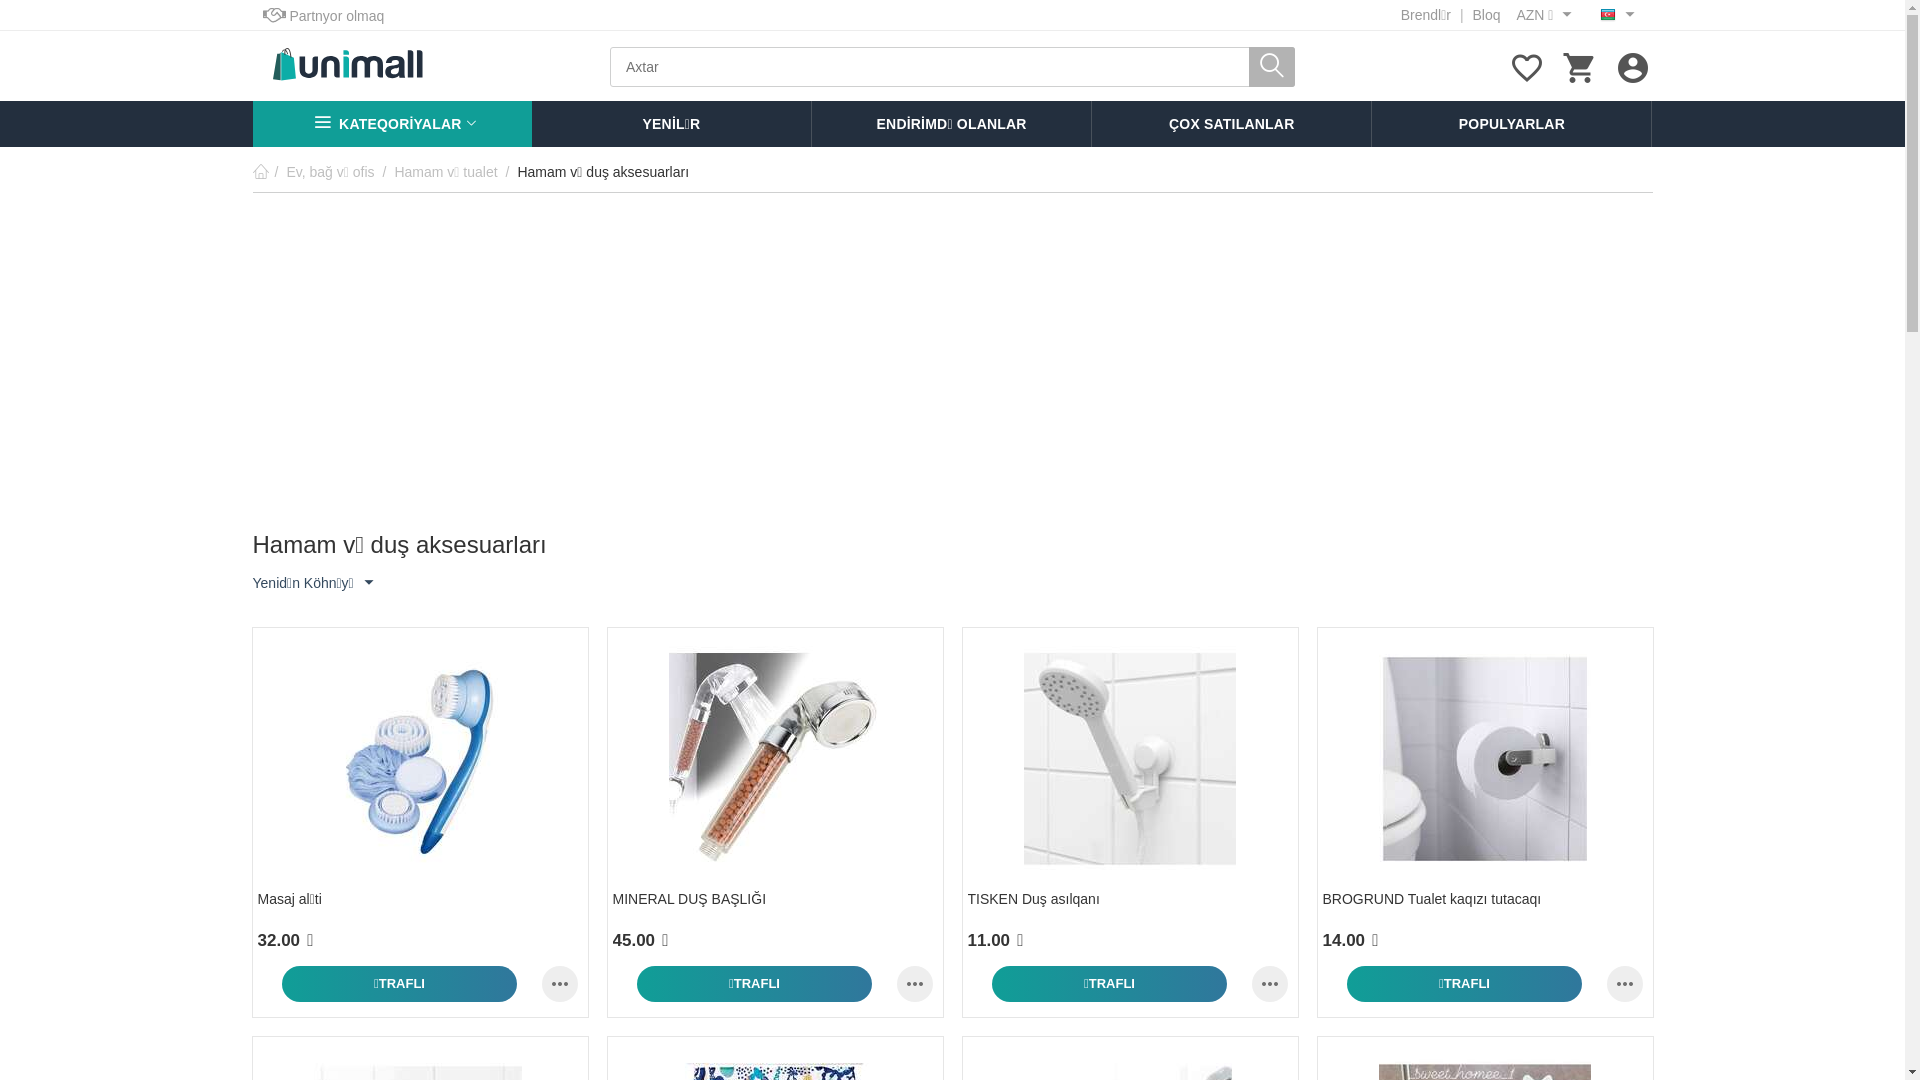 The image size is (1920, 1080). Describe the element at coordinates (1511, 123) in the screenshot. I see `'POPULYARLAR'` at that location.